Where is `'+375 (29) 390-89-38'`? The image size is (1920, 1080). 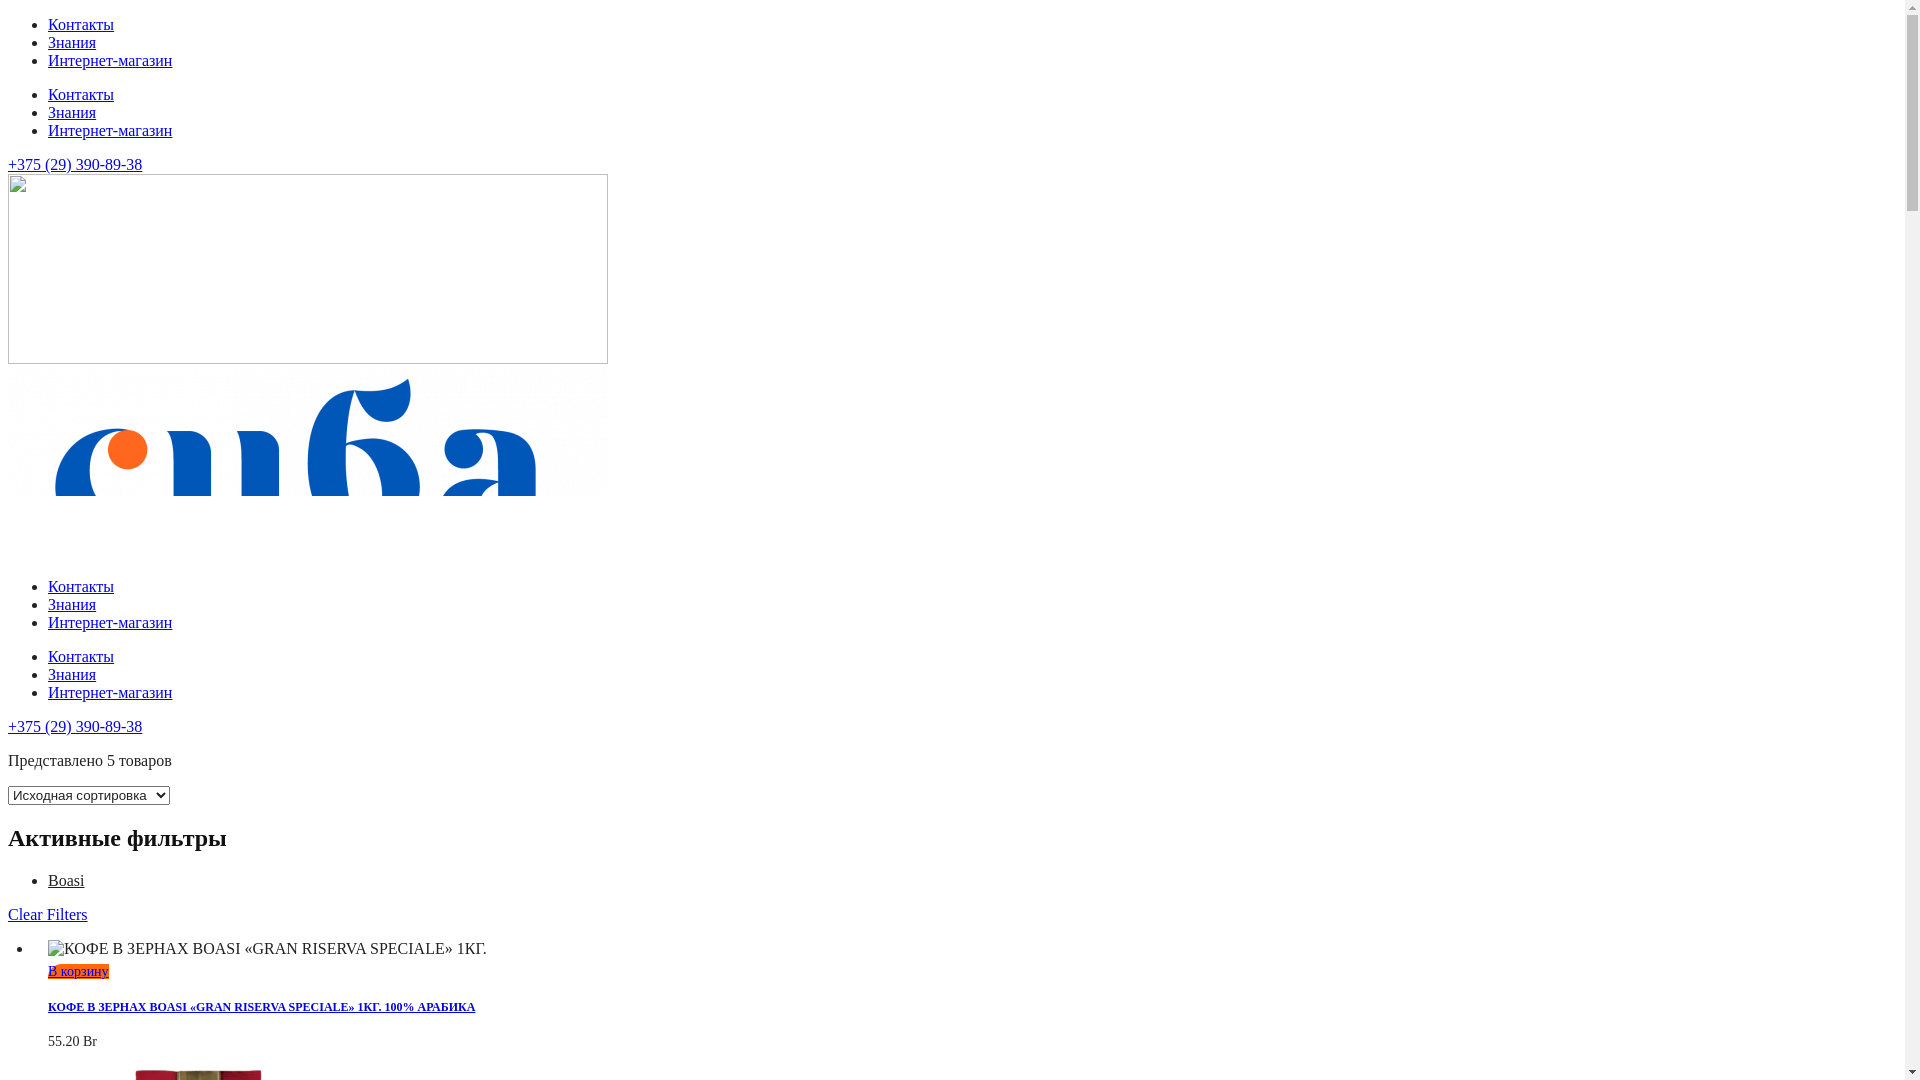
'+375 (29) 390-89-38' is located at coordinates (75, 163).